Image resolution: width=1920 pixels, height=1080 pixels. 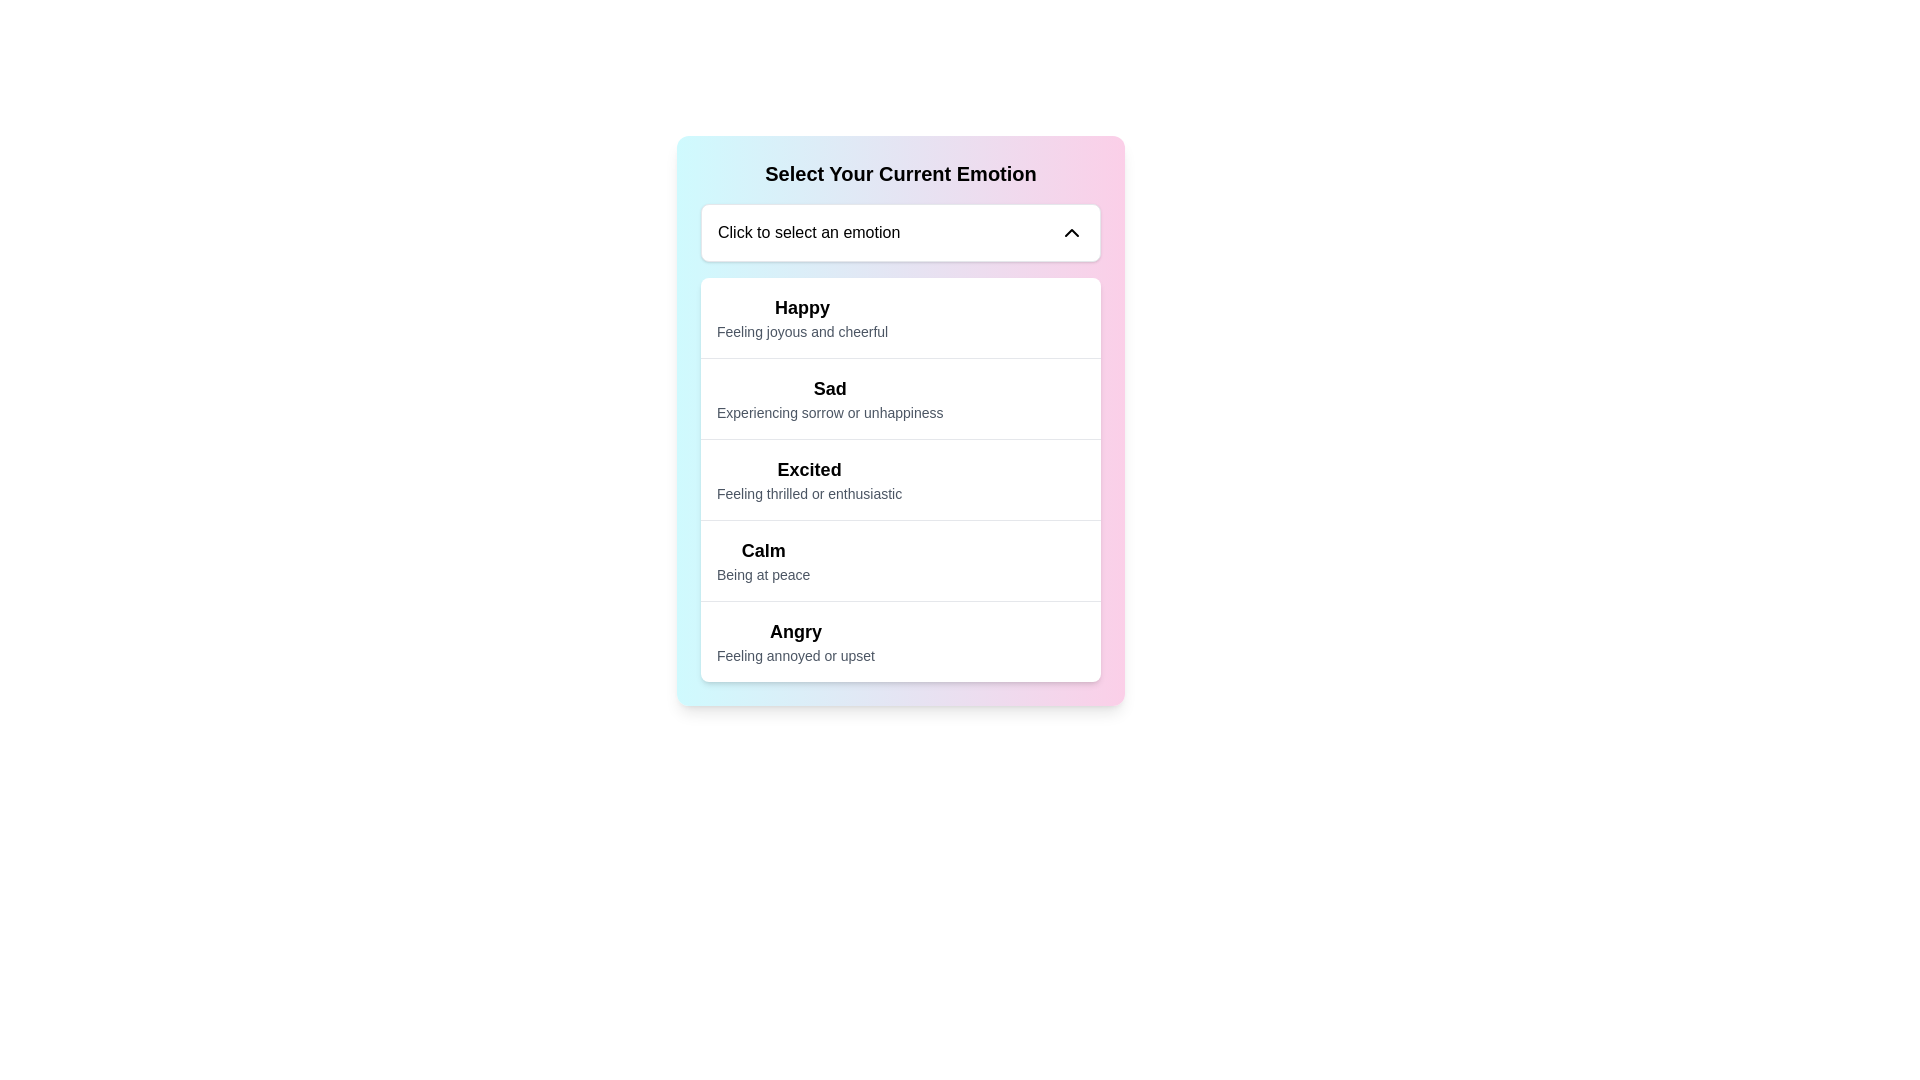 What do you see at coordinates (802, 316) in the screenshot?
I see `the first text-based selectable item that reads 'Happy' in bold font, which is part of a vertical list of options below the dropdown labeled 'Click to select an emotion'` at bounding box center [802, 316].